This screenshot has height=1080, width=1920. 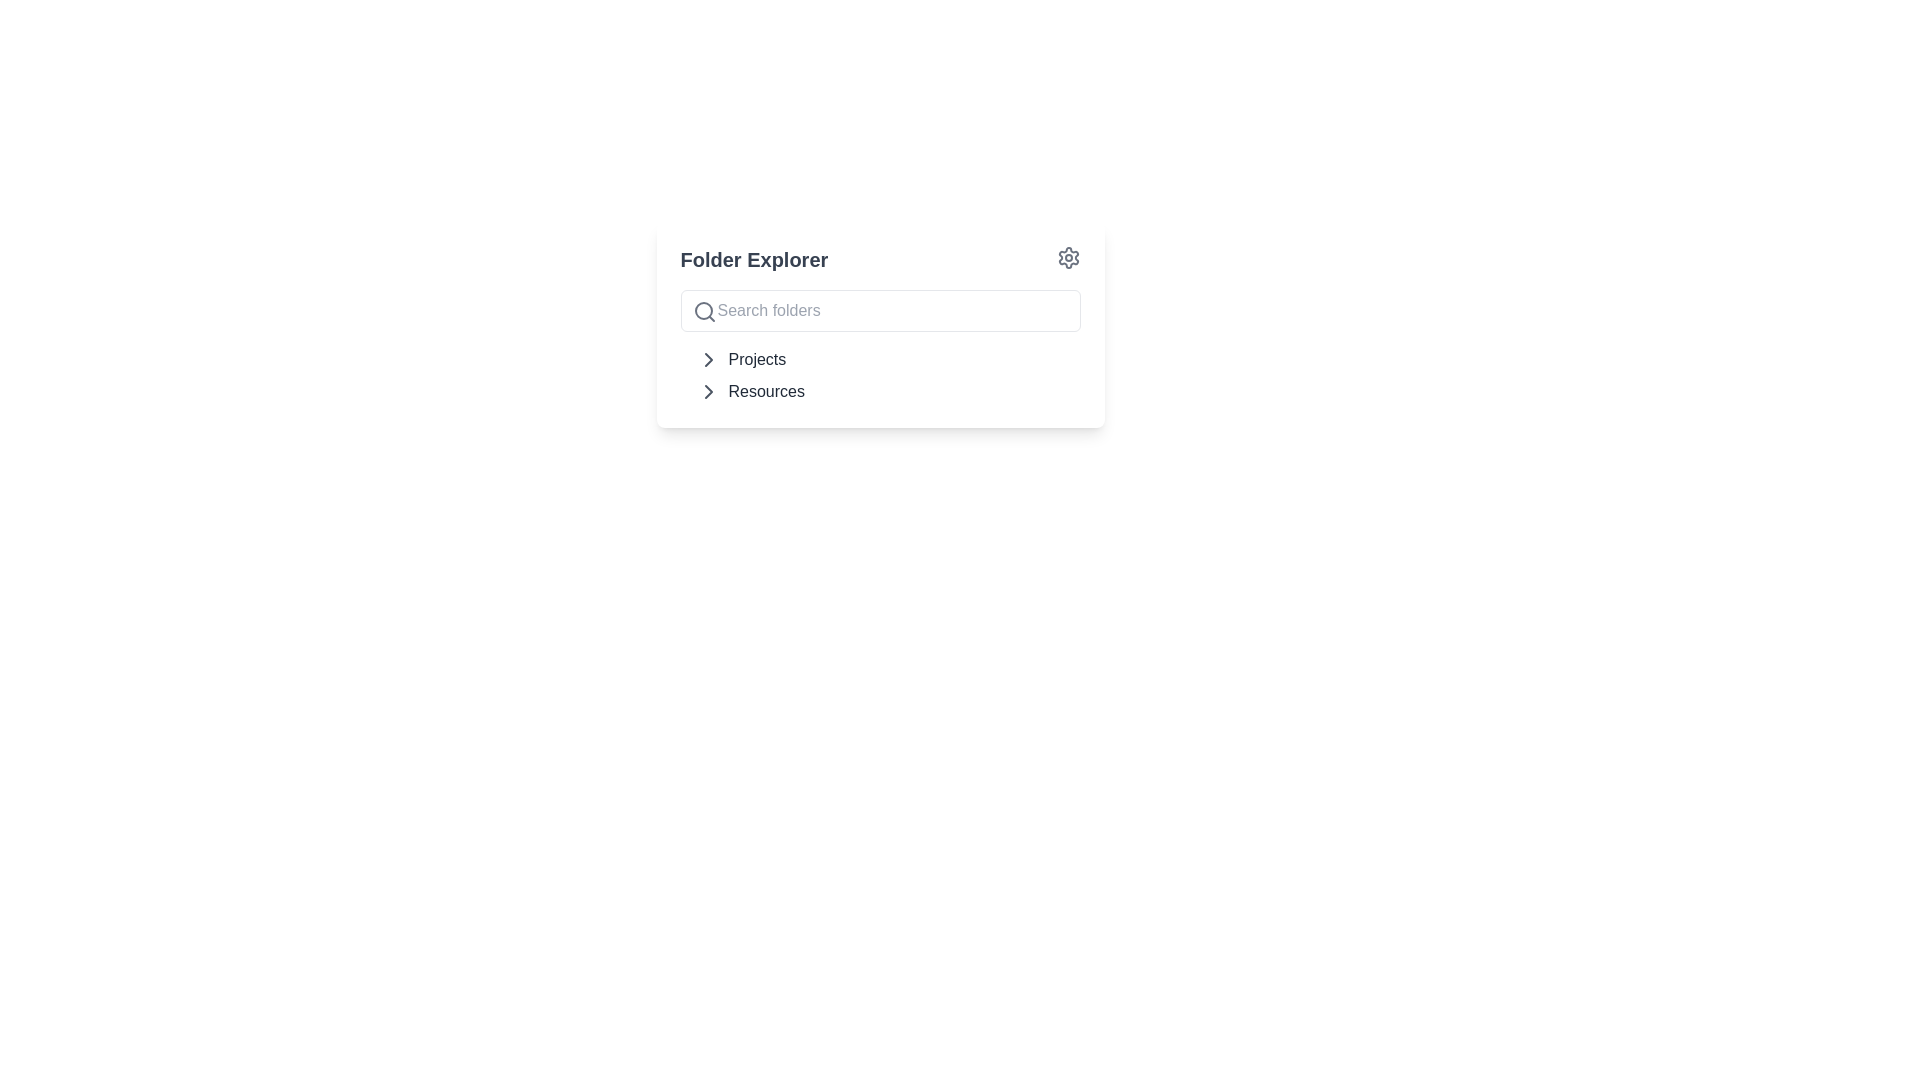 I want to click on the right-facing gray chevron icon, so click(x=708, y=358).